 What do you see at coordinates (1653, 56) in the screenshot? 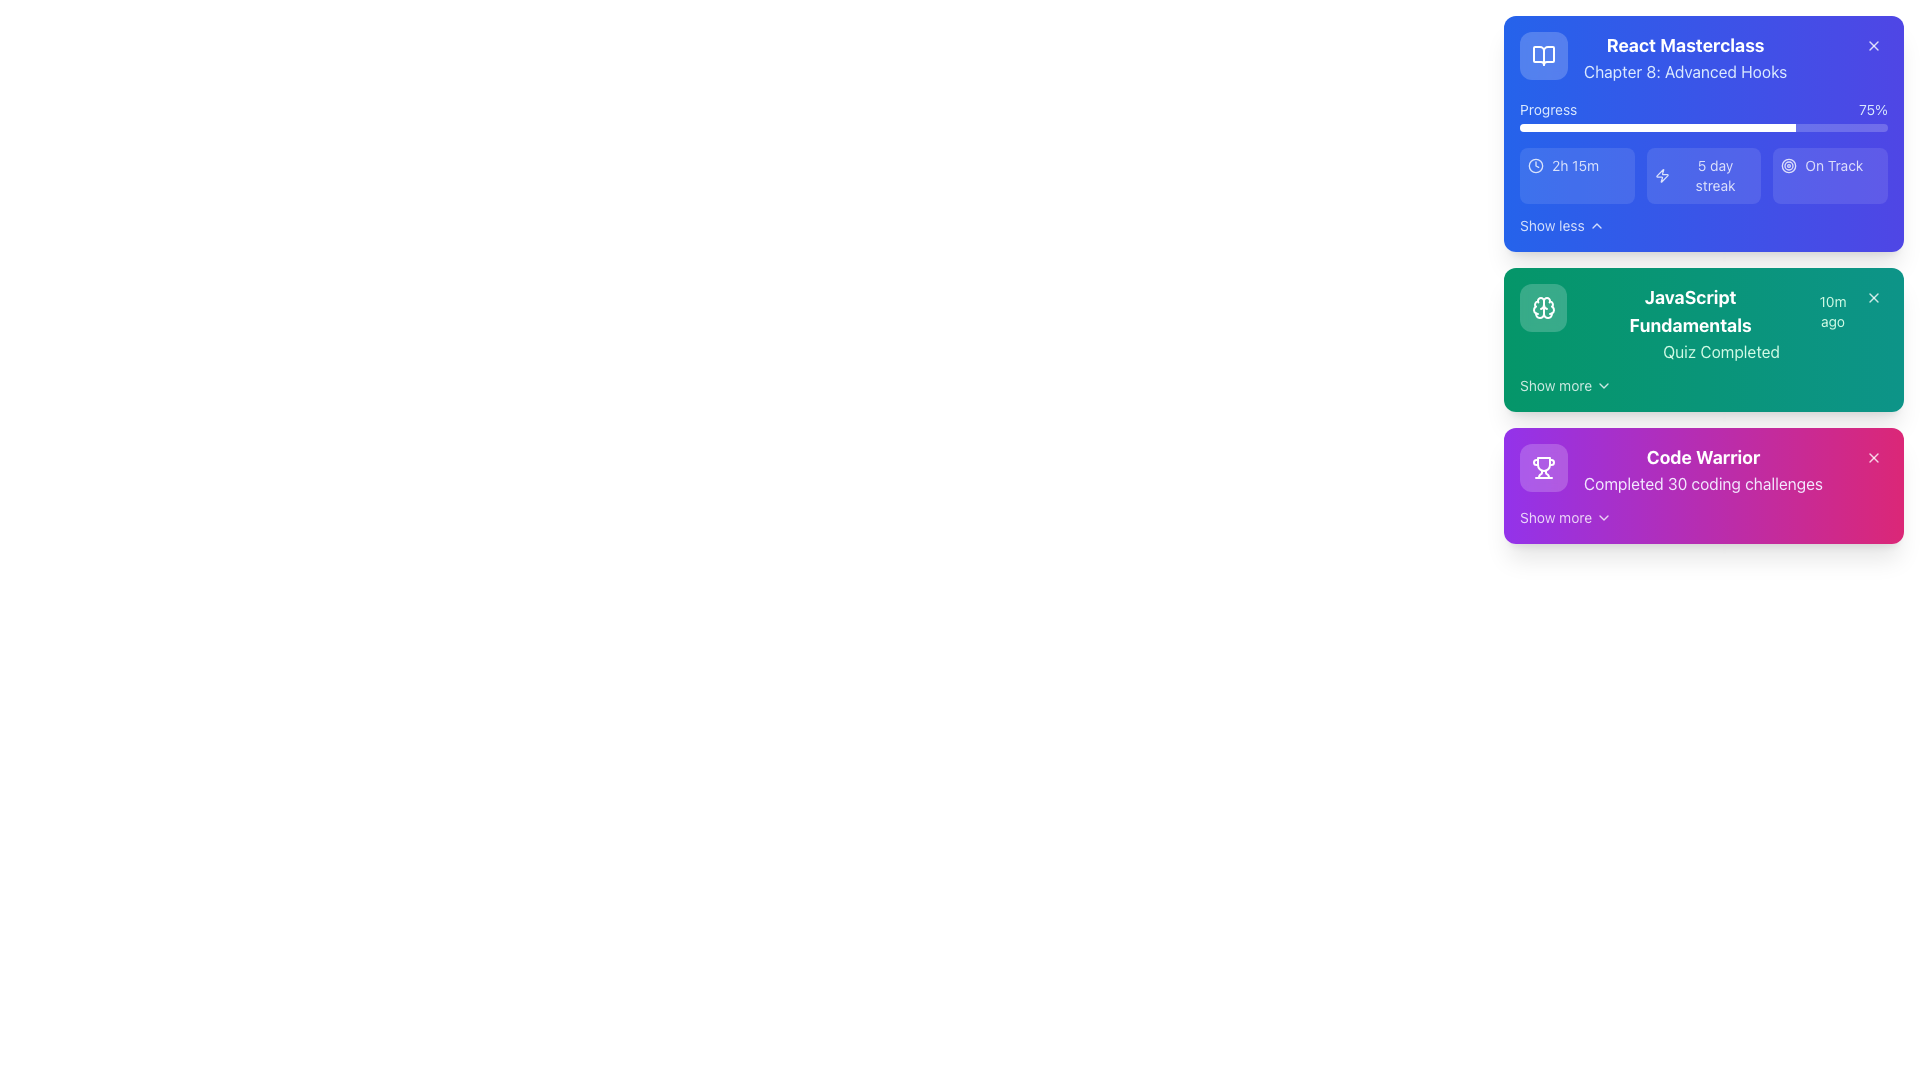
I see `the header for the course titled 'React Masterclass' with the subtitle 'Chapter 8: Advanced Hooks' to view a context menu` at bounding box center [1653, 56].